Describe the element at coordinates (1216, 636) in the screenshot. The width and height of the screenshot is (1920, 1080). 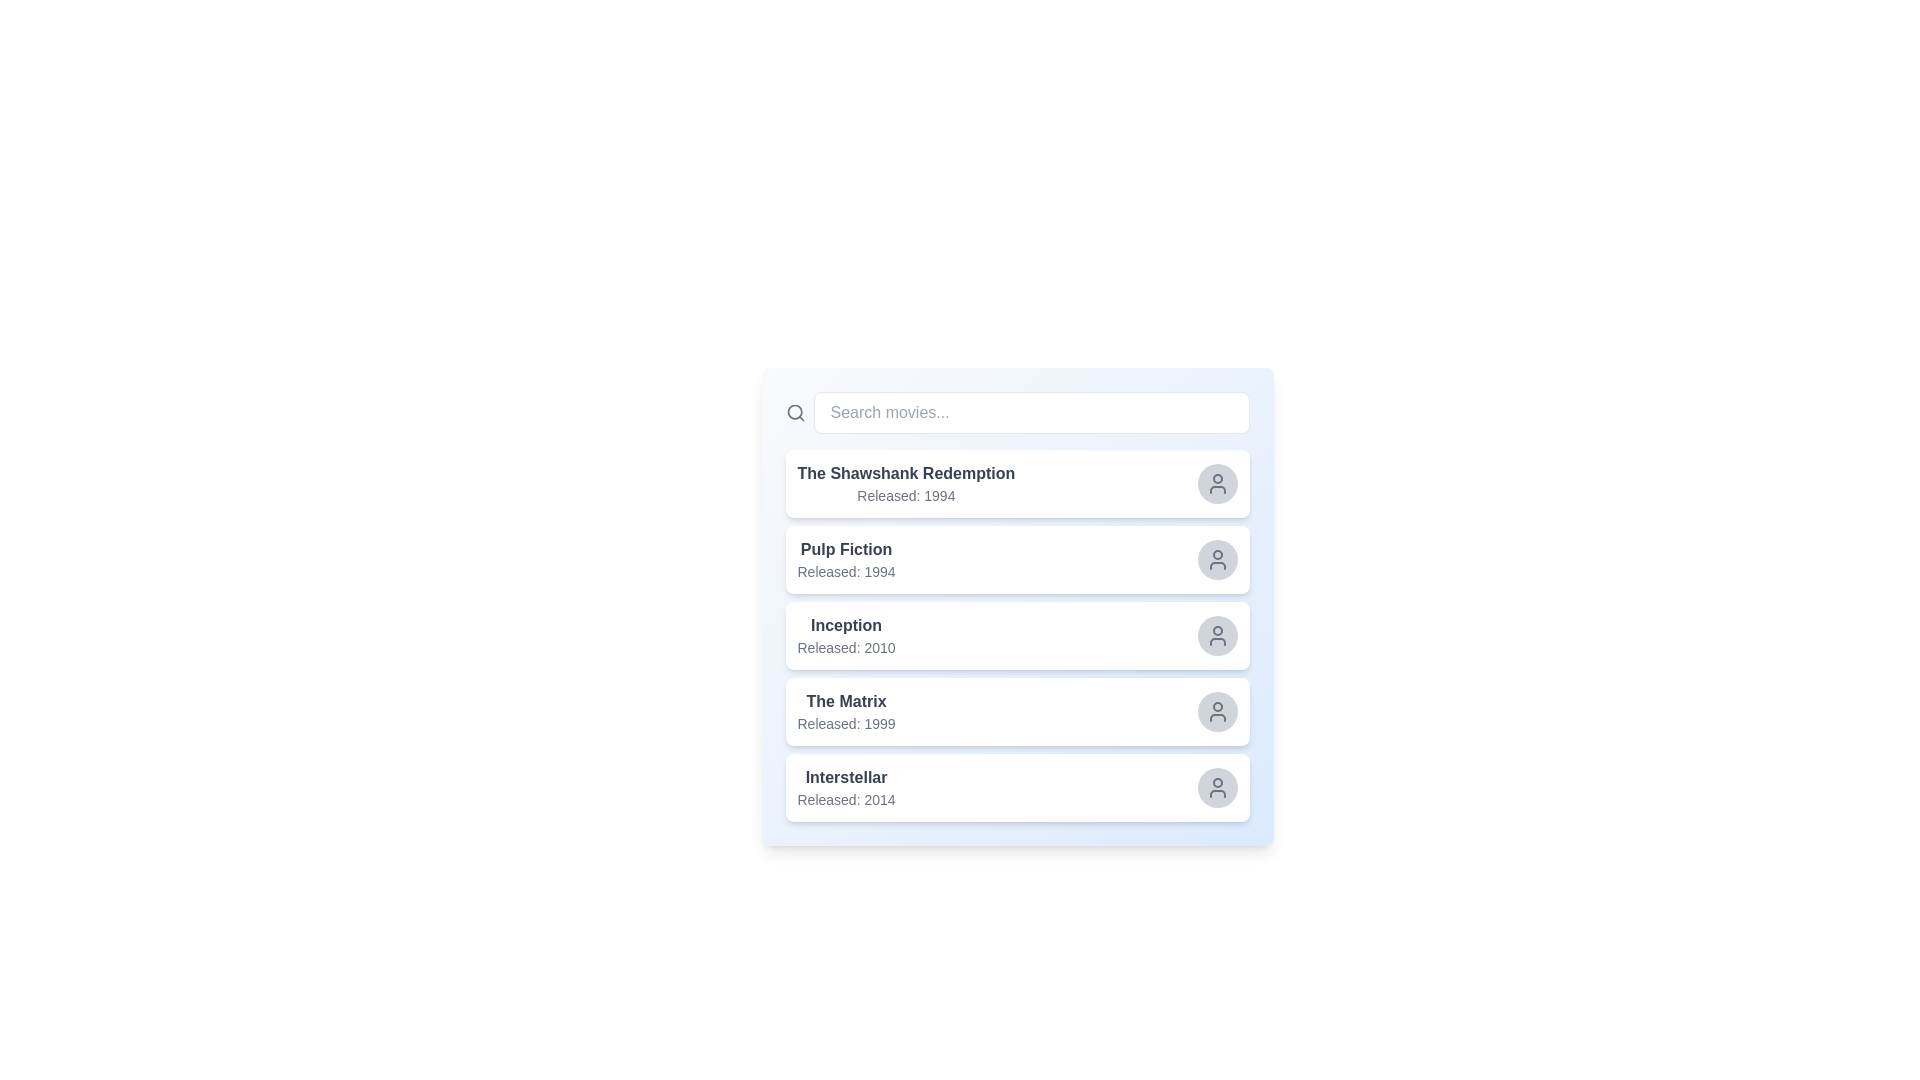
I see `the user icon located to the far right of the 'Inception Released: 2010' row` at that location.